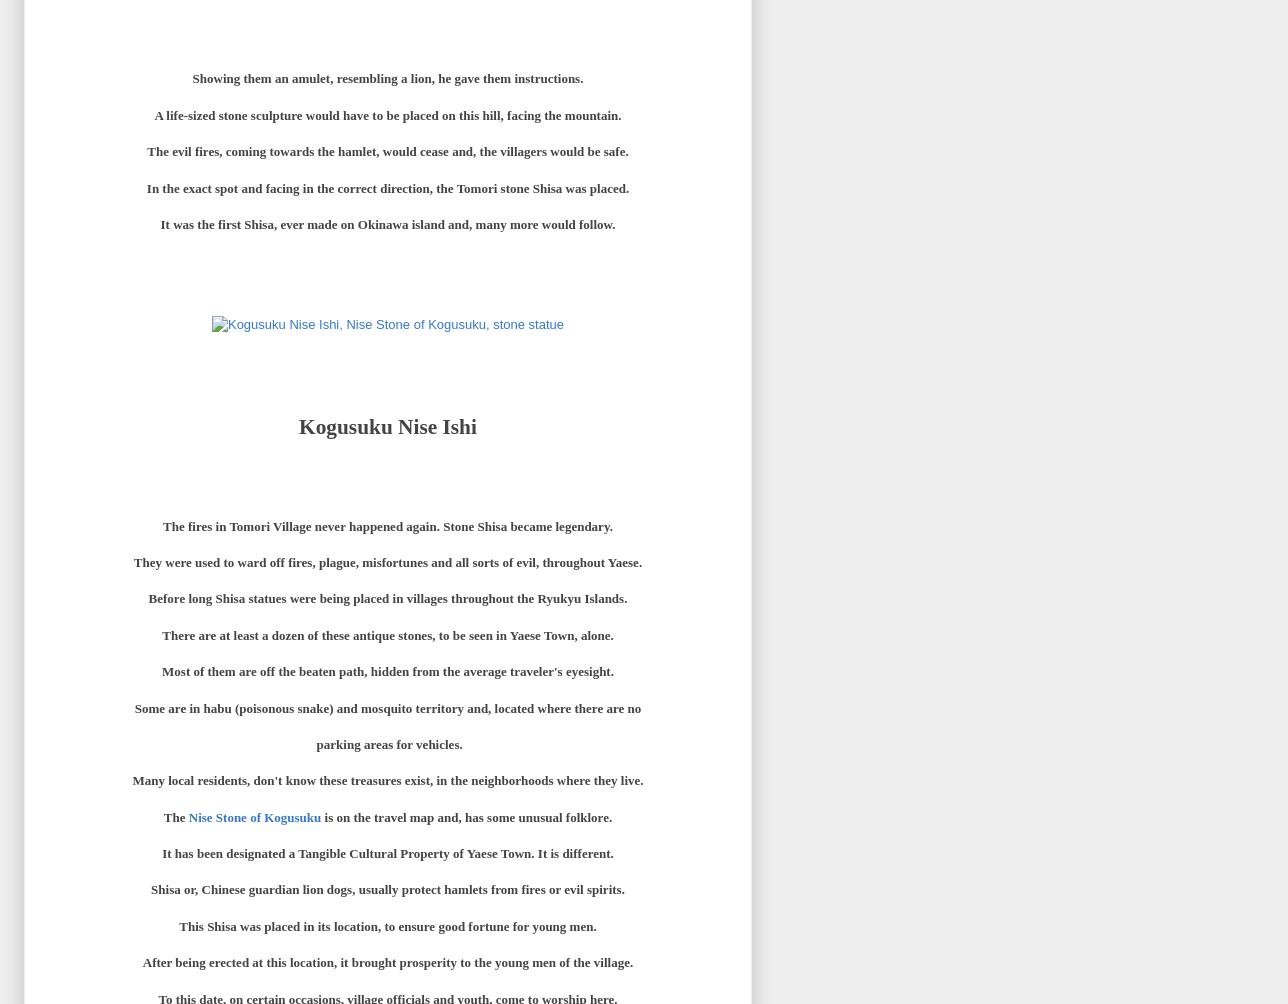 The height and width of the screenshot is (1004, 1288). What do you see at coordinates (154, 114) in the screenshot?
I see `'A life-sized stone sculpture would have to be placed on this hill, facing the mountain.'` at bounding box center [154, 114].